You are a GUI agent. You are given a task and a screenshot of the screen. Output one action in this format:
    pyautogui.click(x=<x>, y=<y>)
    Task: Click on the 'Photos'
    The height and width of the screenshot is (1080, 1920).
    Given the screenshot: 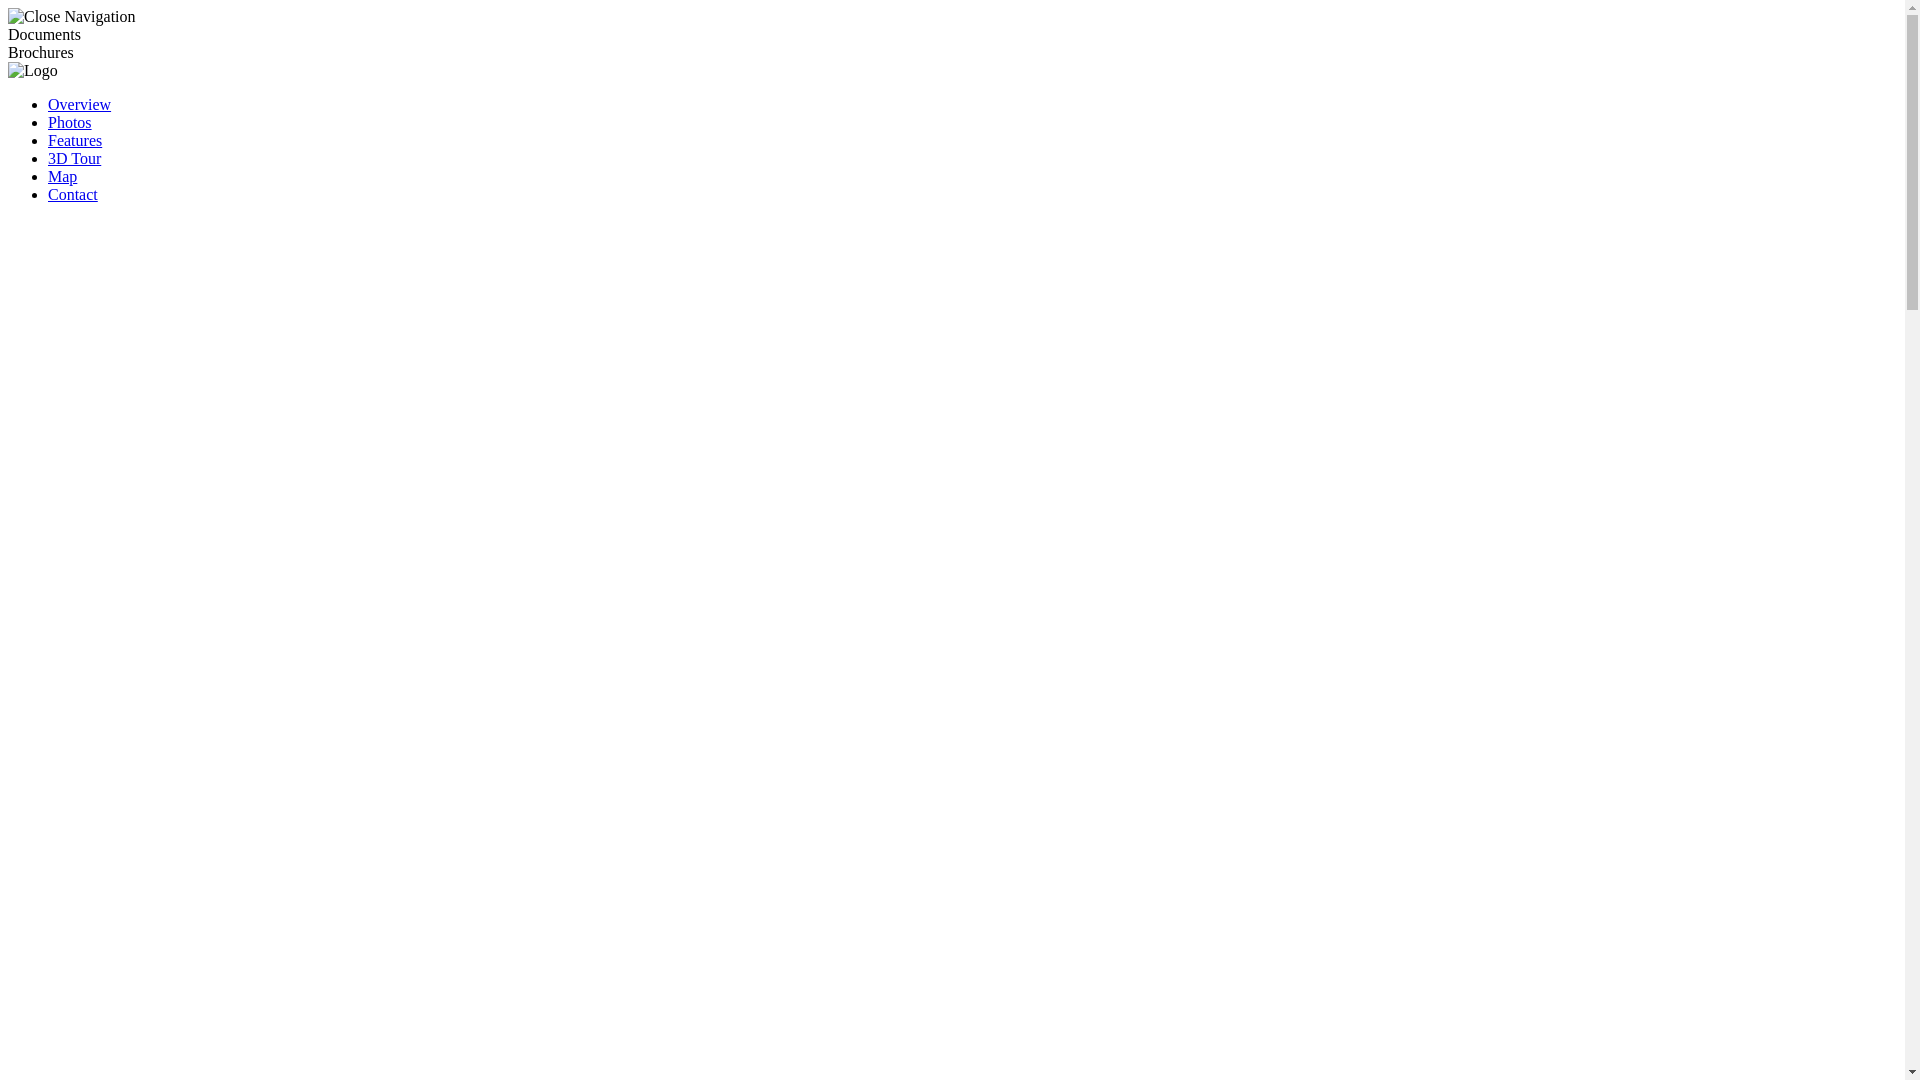 What is the action you would take?
    pyautogui.click(x=70, y=122)
    